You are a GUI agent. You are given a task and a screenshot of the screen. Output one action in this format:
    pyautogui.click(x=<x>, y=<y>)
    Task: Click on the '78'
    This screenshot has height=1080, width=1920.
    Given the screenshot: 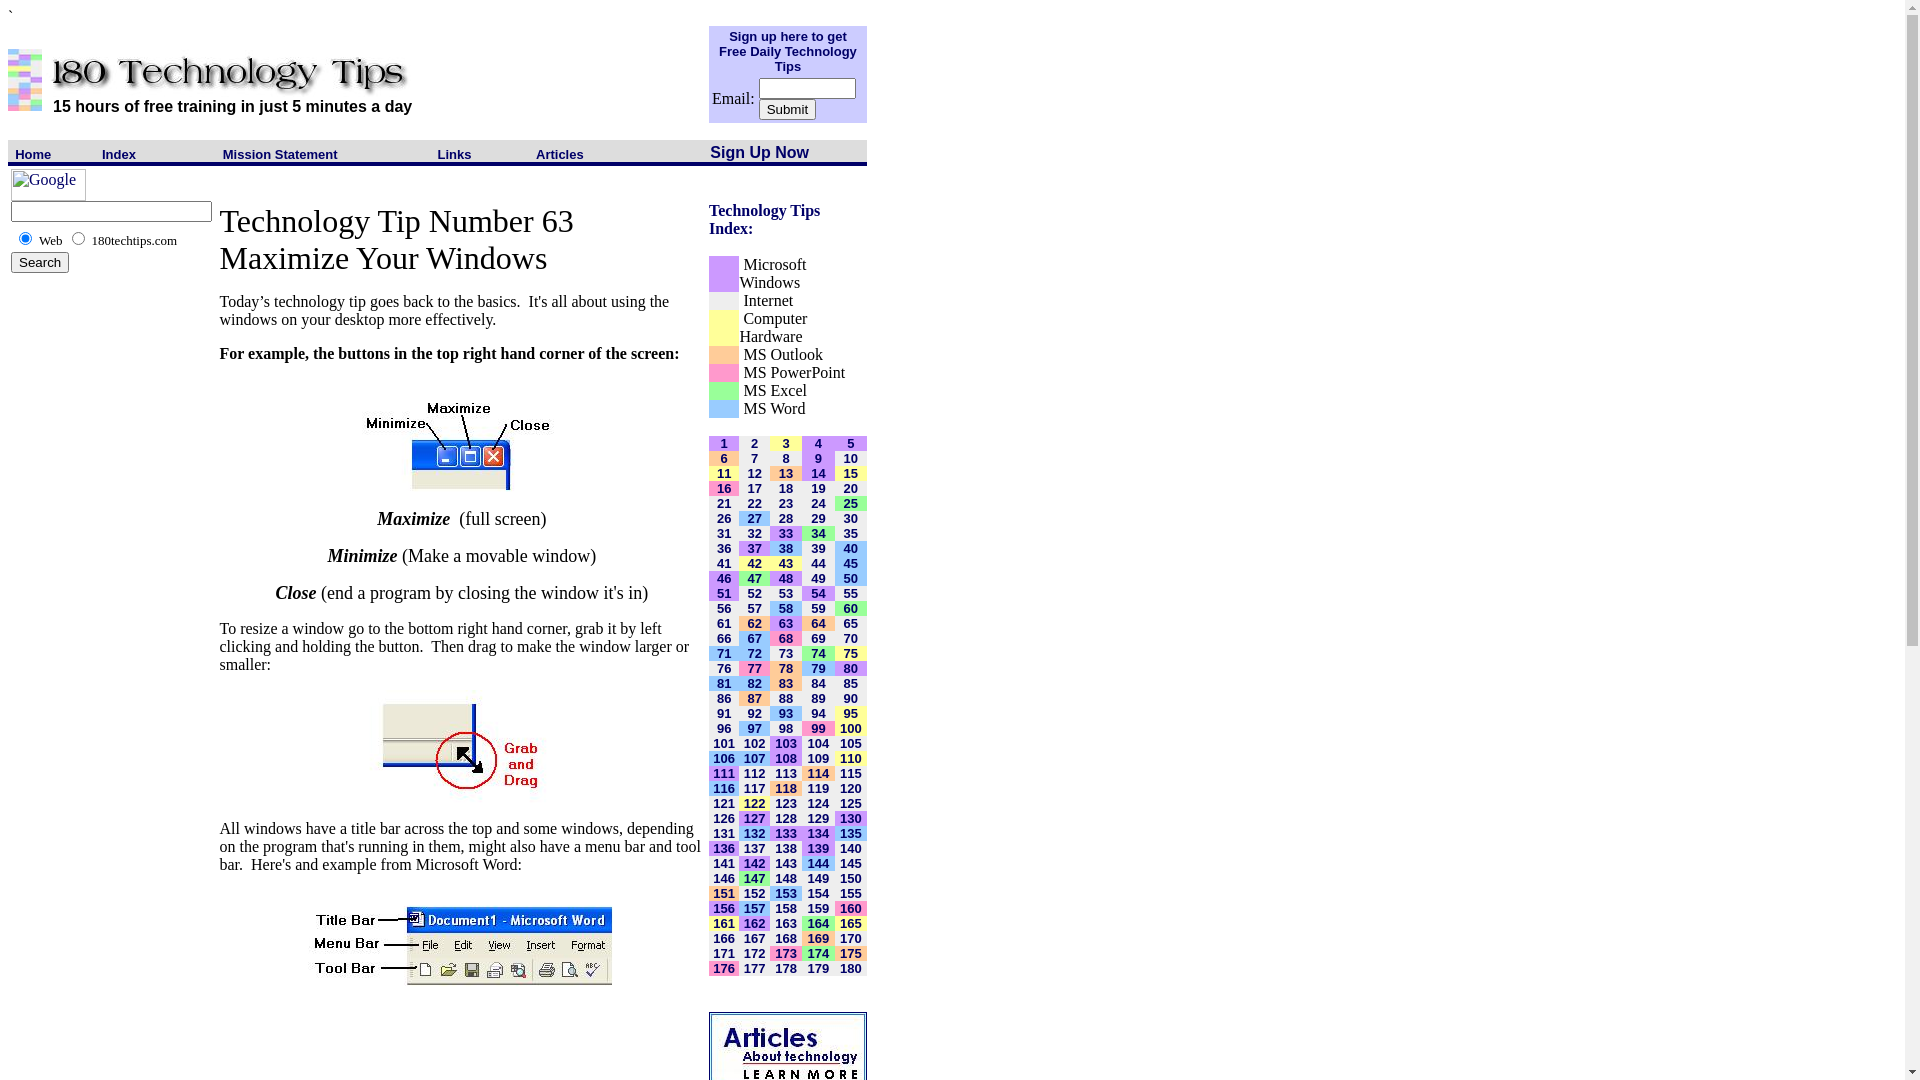 What is the action you would take?
    pyautogui.click(x=785, y=668)
    